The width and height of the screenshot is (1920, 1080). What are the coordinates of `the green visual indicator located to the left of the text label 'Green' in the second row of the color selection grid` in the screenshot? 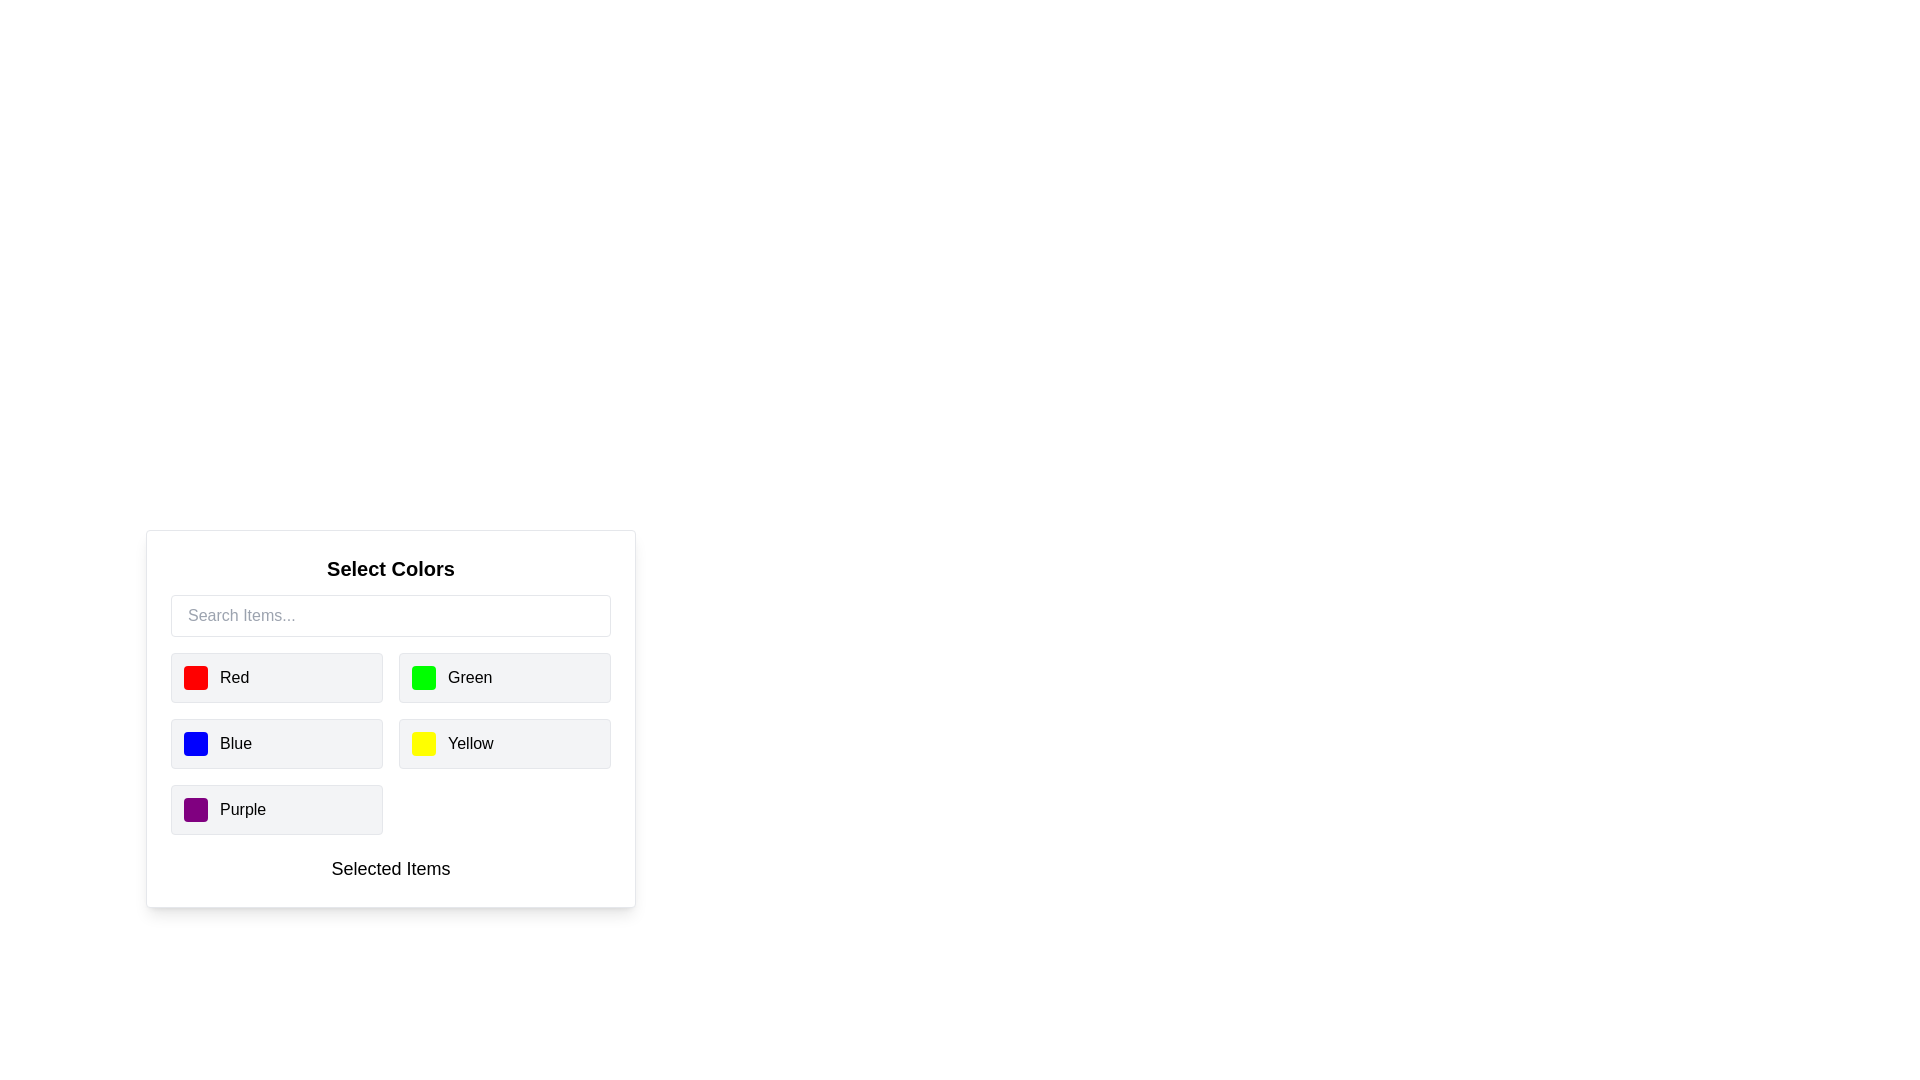 It's located at (422, 677).